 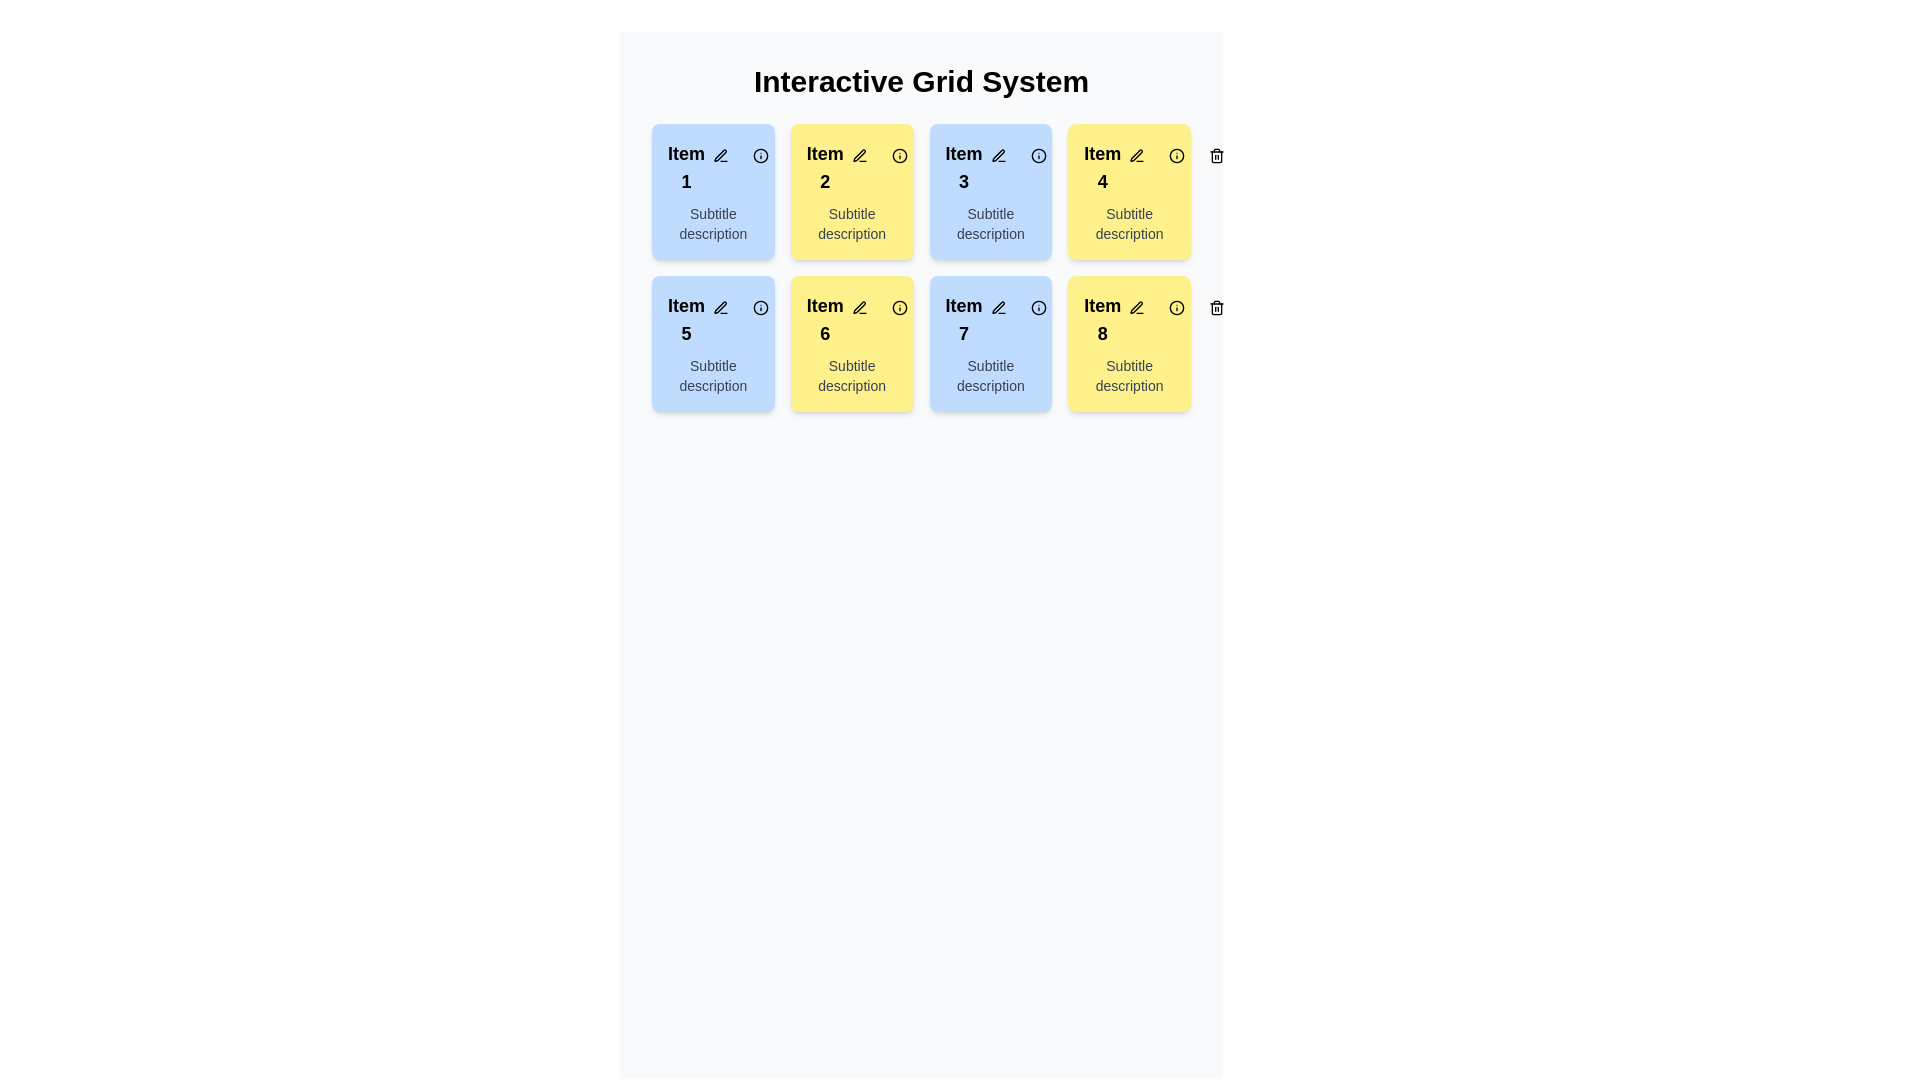 What do you see at coordinates (760, 308) in the screenshot?
I see `the Circle icon representing the info feature within the 'Item 5' card located in the second row, first column of the interactive grid` at bounding box center [760, 308].